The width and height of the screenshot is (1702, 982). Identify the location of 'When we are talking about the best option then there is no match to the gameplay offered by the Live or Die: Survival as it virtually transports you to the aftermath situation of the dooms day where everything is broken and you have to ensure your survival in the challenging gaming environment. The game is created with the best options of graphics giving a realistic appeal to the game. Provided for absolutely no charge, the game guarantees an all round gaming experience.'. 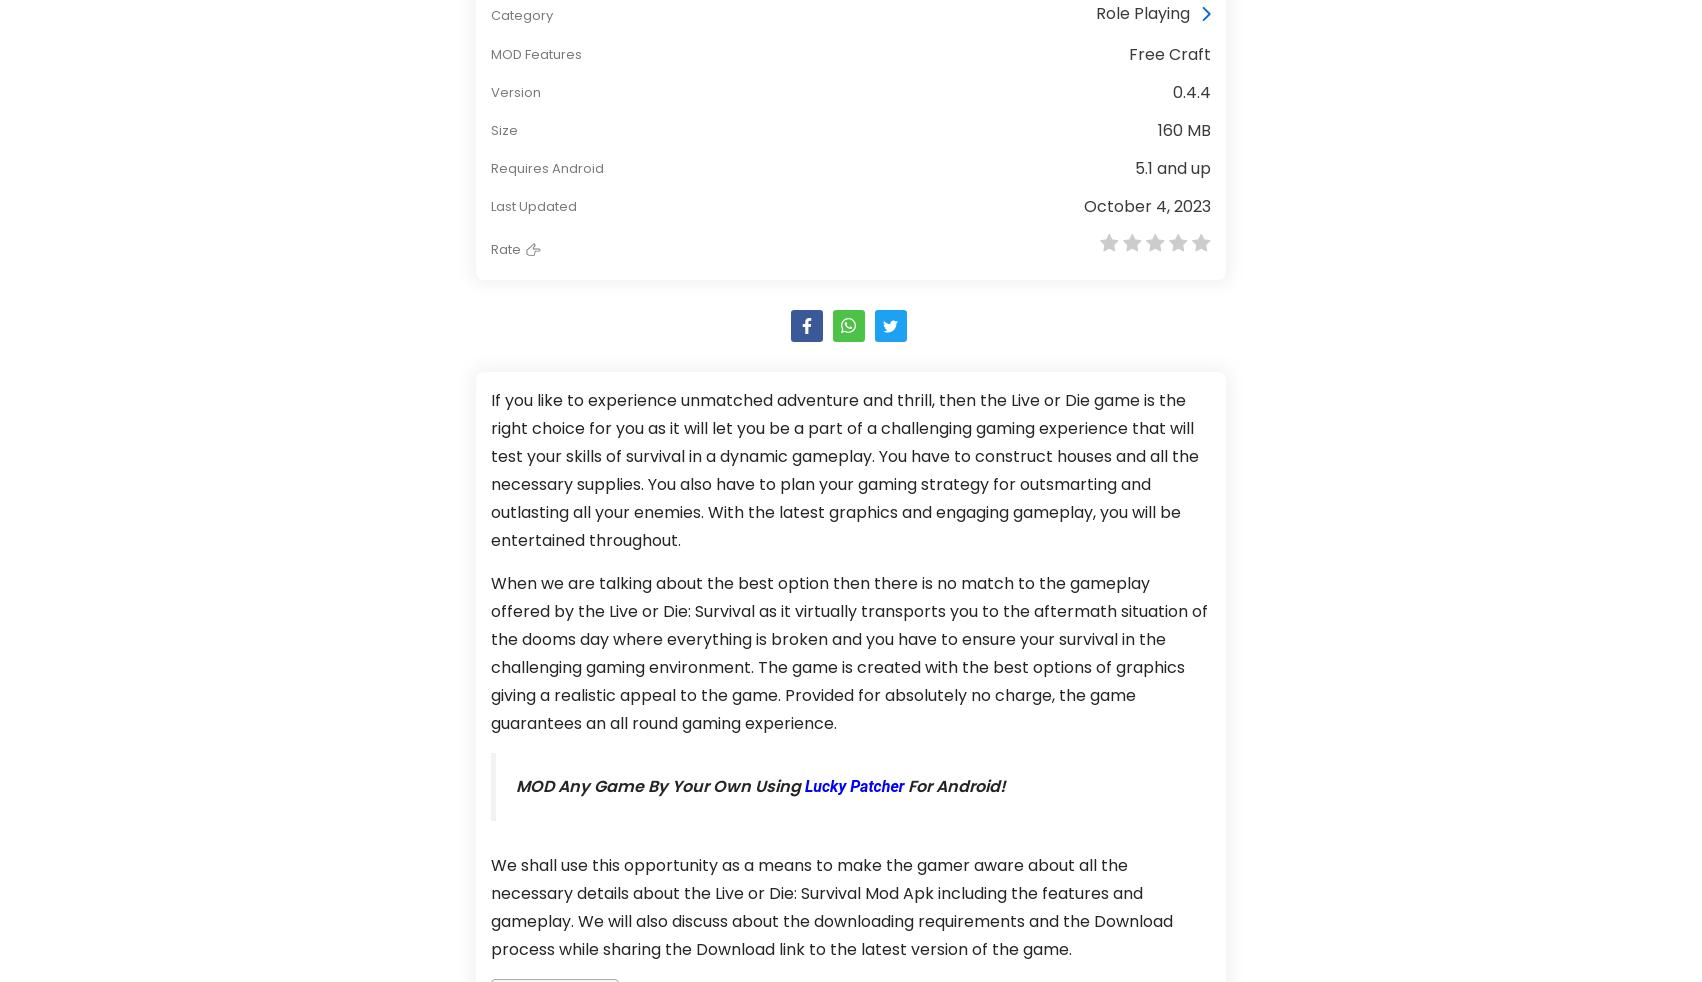
(848, 652).